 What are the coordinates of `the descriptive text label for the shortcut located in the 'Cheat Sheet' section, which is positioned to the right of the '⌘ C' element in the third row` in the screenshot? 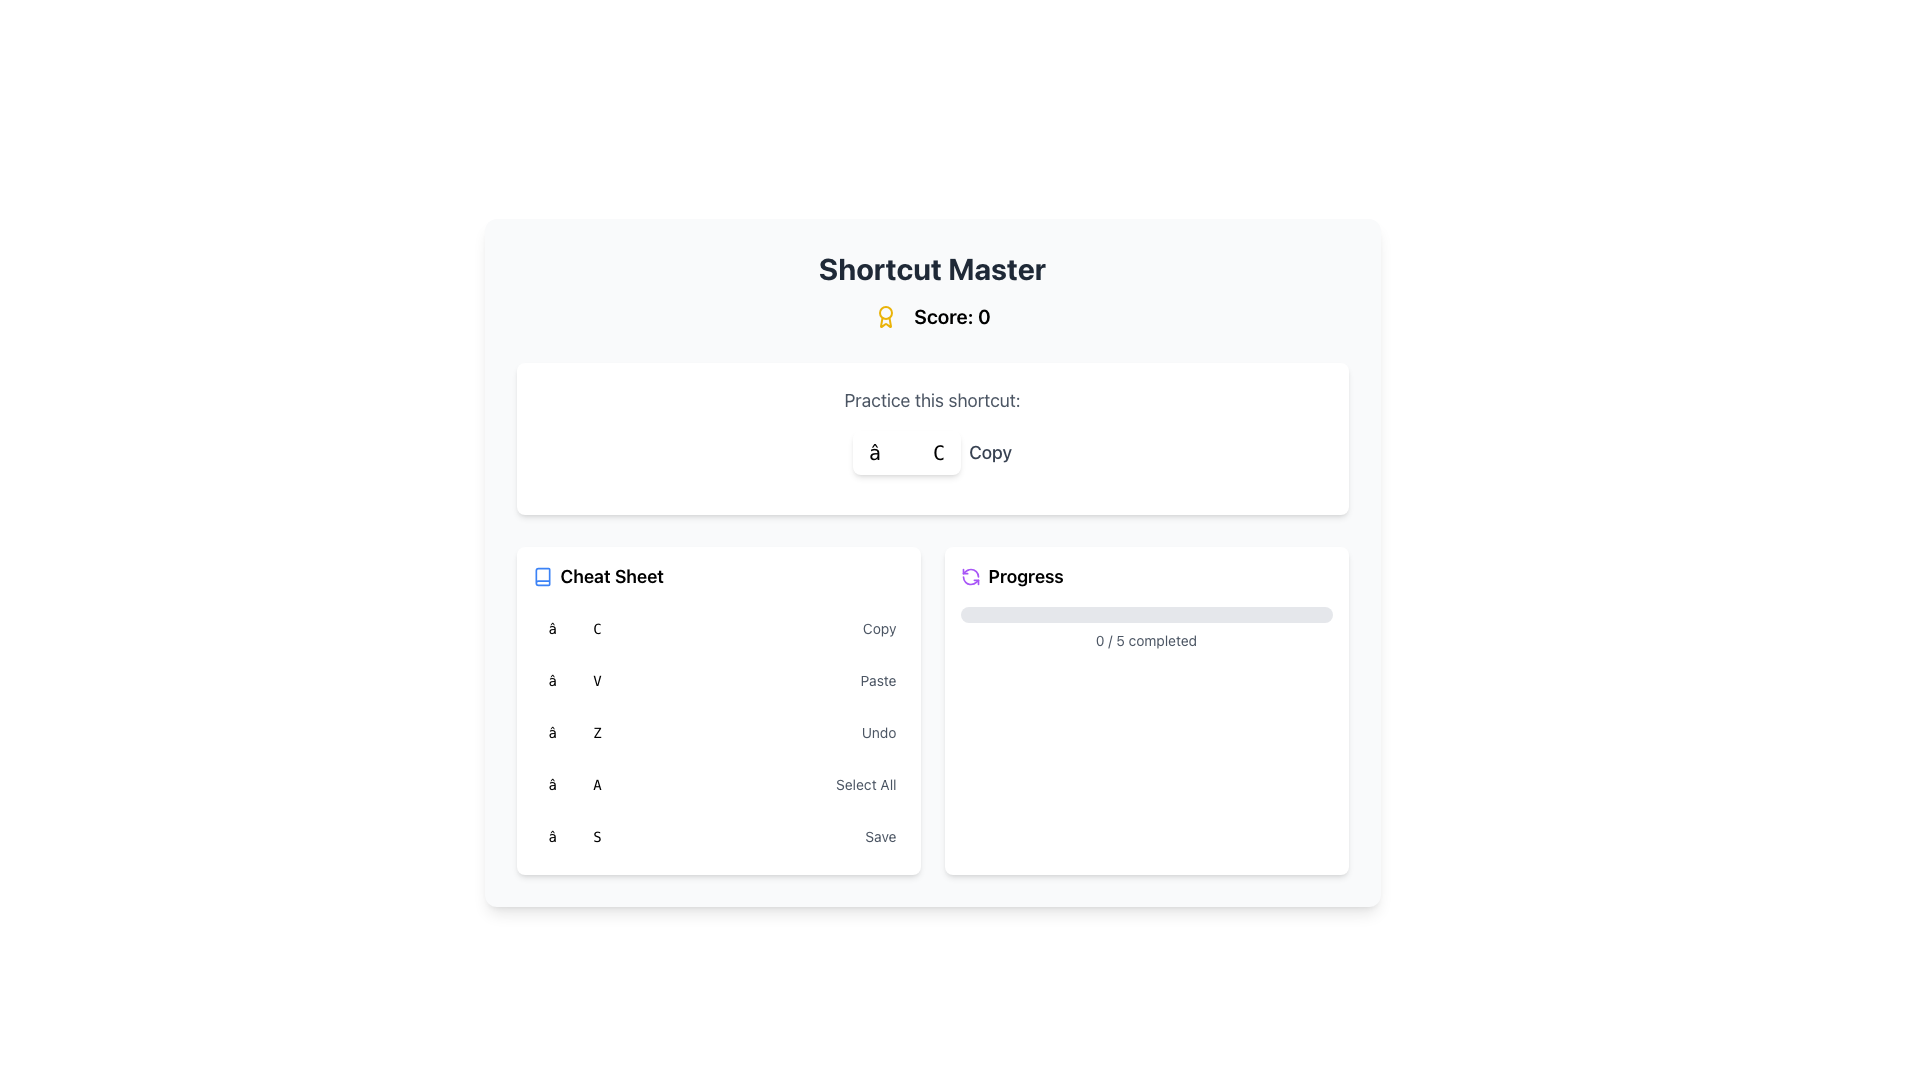 It's located at (879, 627).